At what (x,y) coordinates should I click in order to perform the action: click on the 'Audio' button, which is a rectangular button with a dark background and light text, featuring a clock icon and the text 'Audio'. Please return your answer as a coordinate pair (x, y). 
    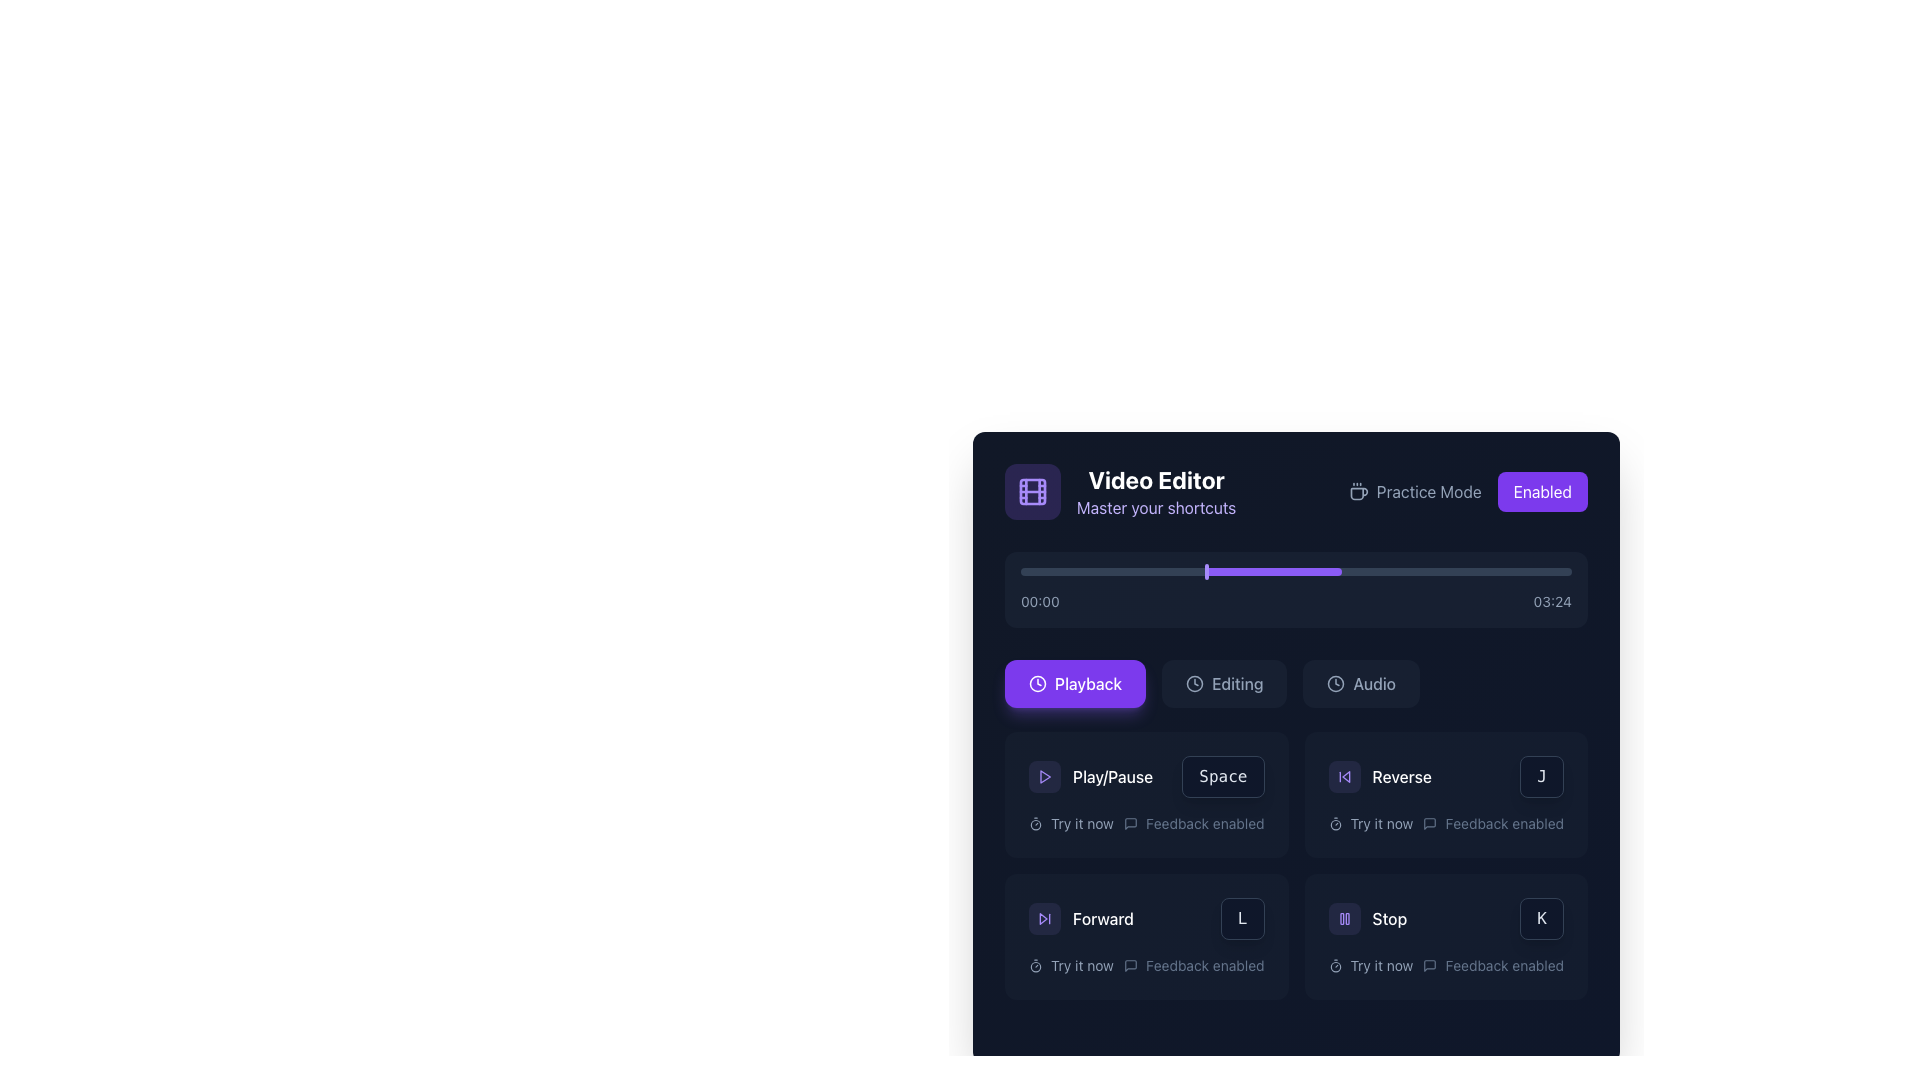
    Looking at the image, I should click on (1360, 682).